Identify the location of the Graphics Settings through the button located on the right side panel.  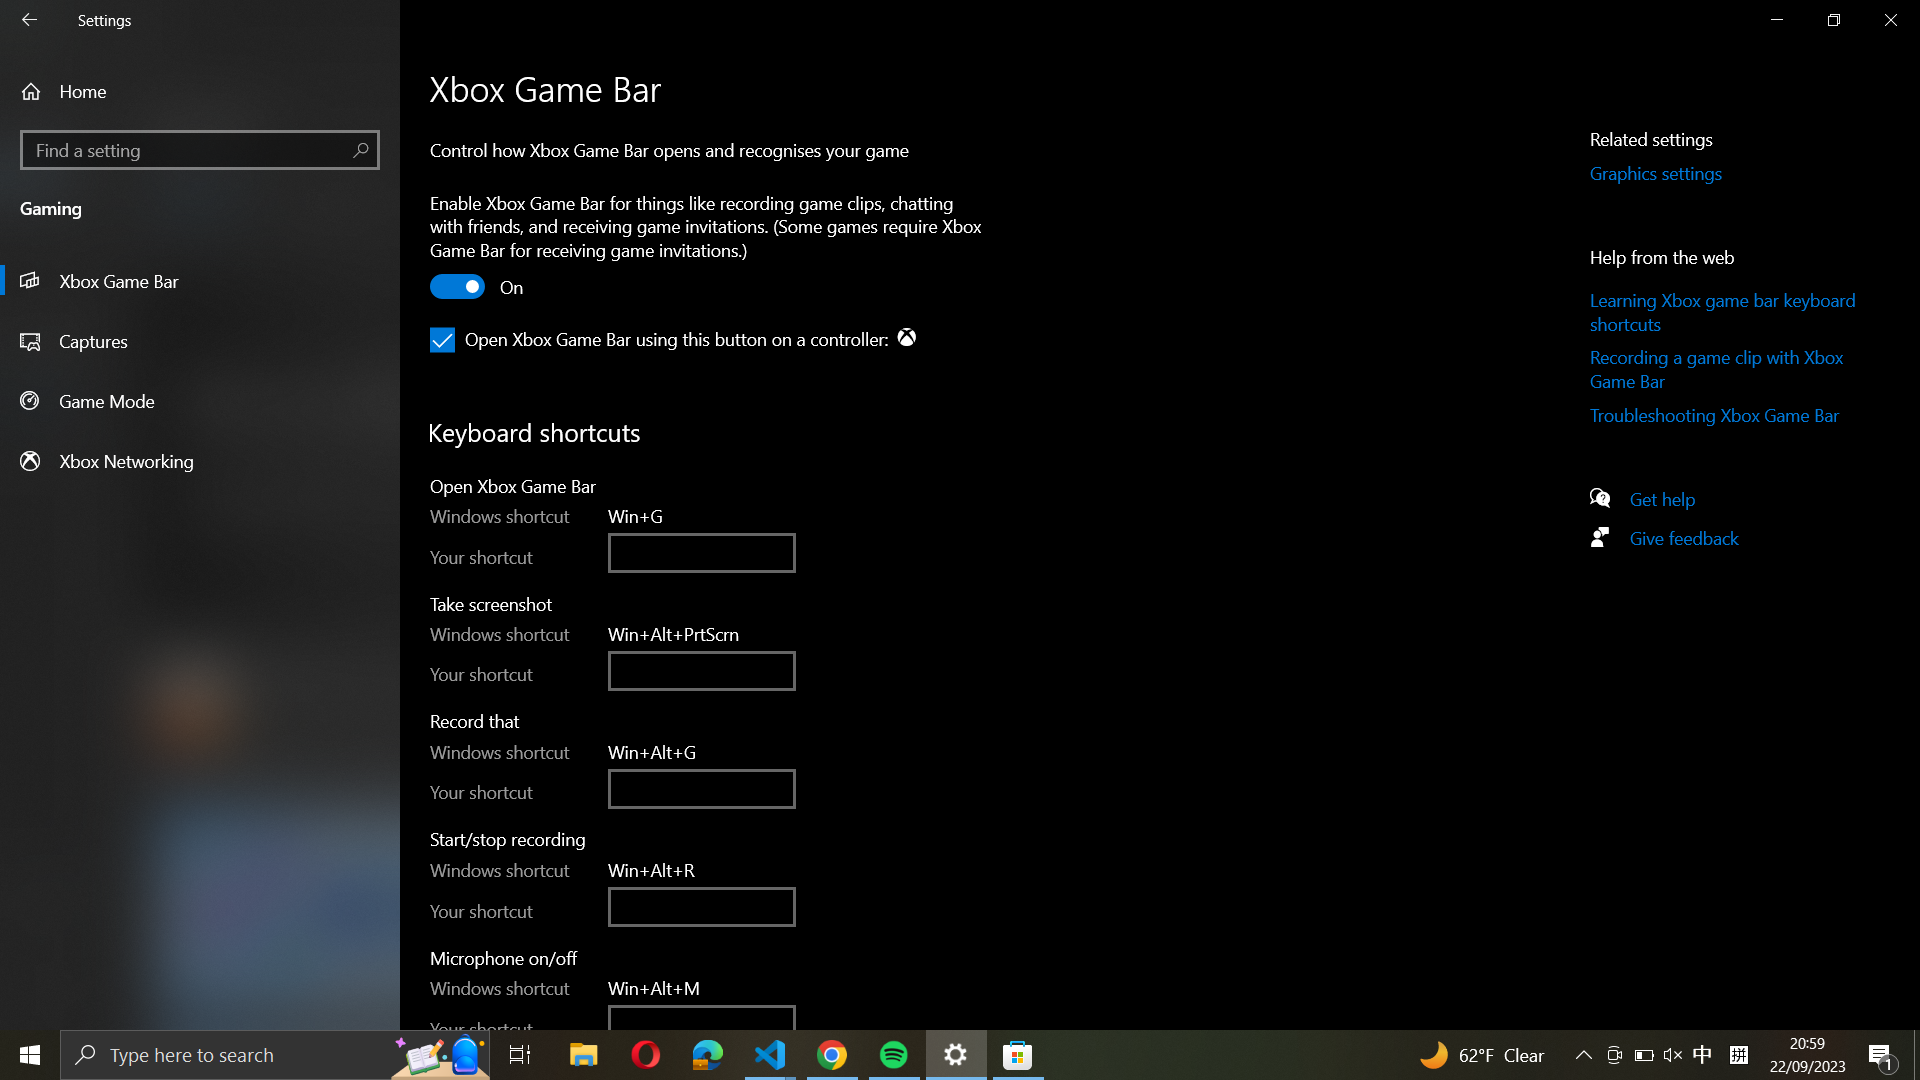
(1679, 173).